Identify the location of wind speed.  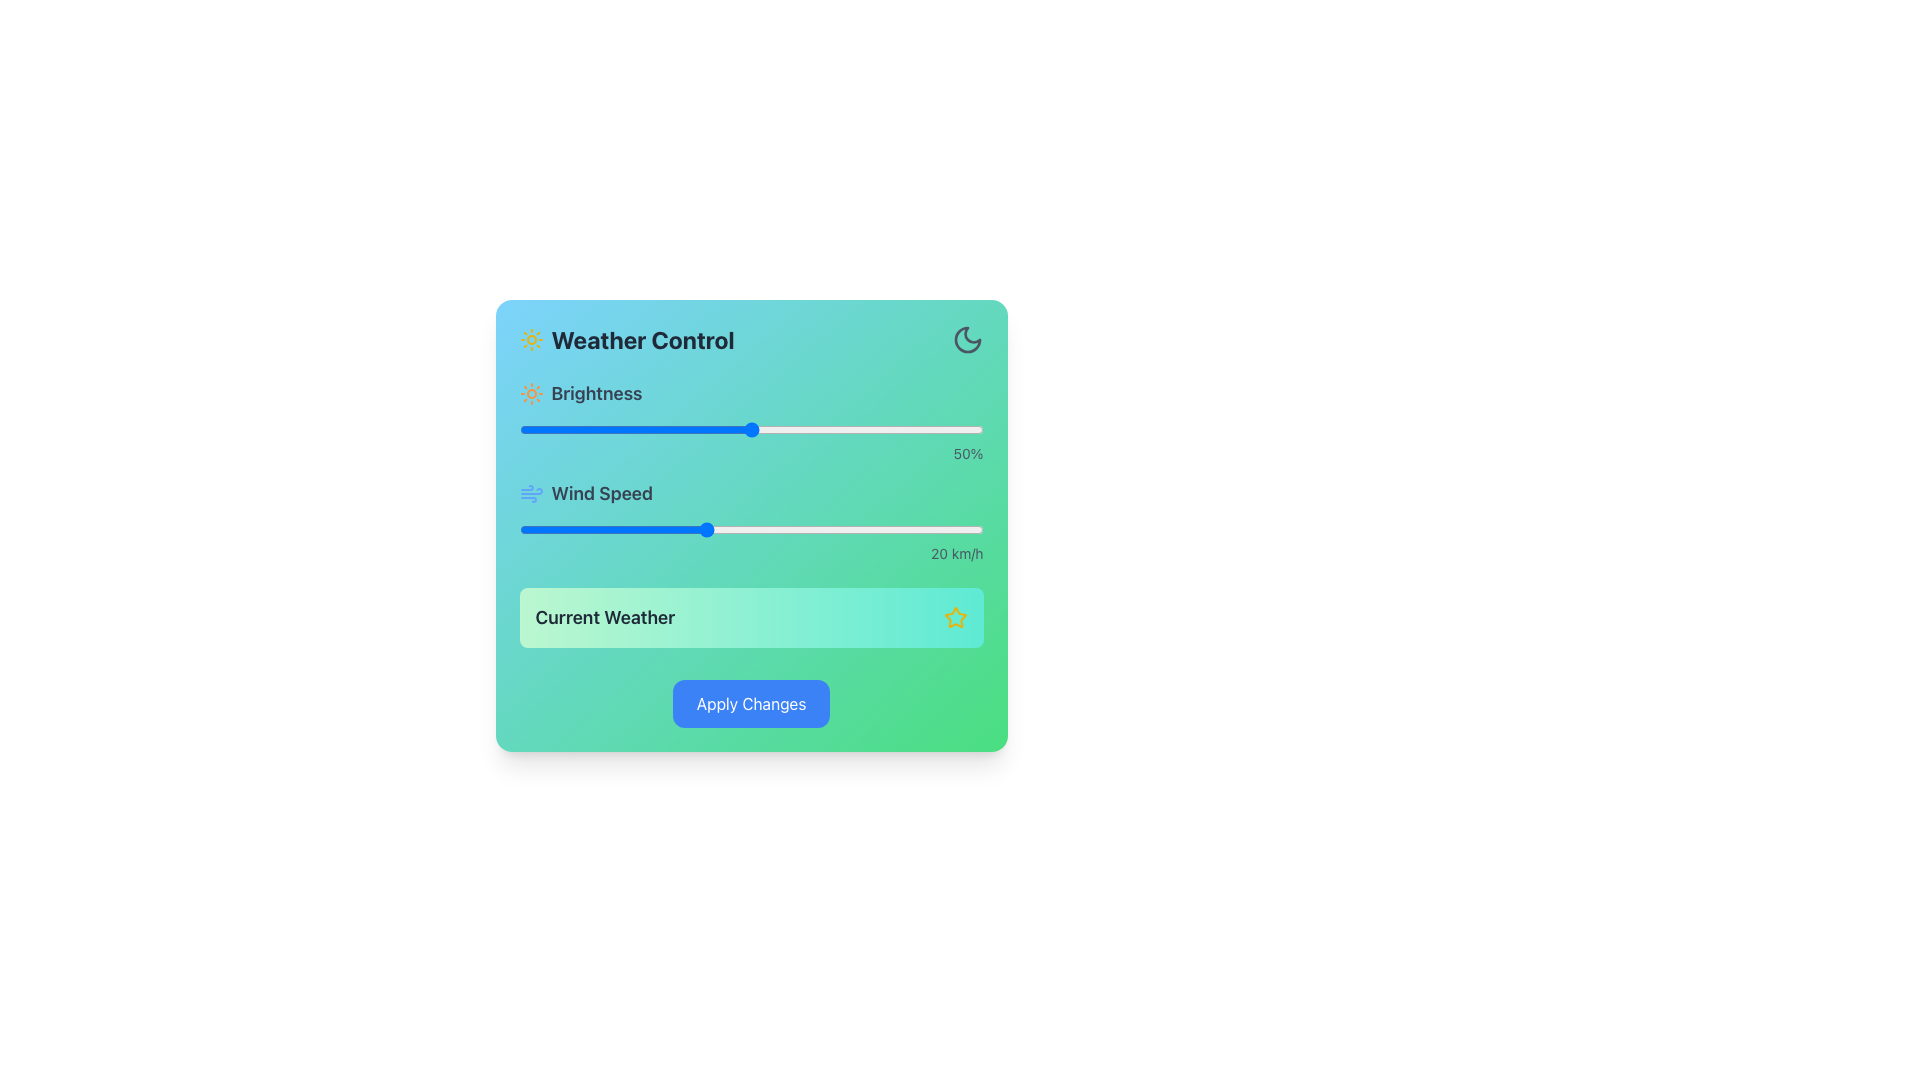
(844, 528).